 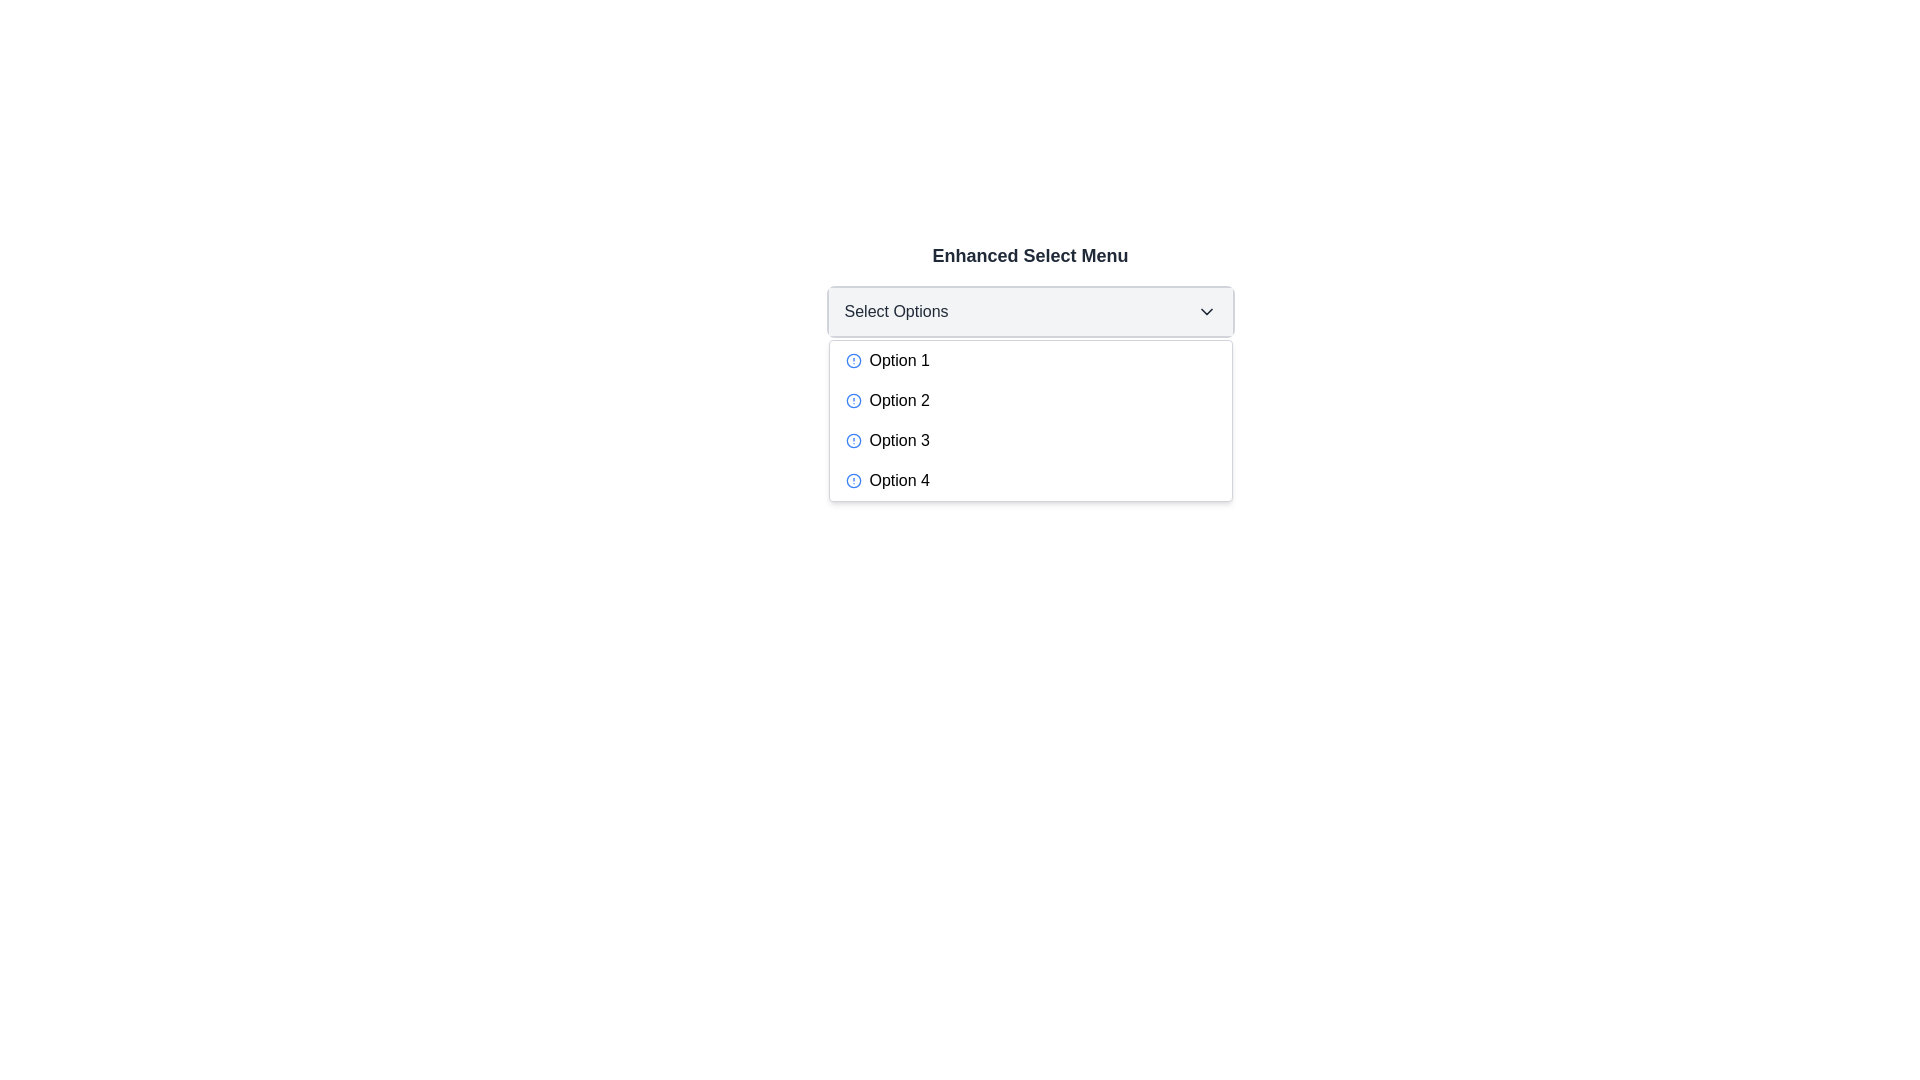 I want to click on the circular informational icon located to the left of the text 'Option 3' in the dropdown list, which indicates additional information or alerts related to that option, so click(x=853, y=439).